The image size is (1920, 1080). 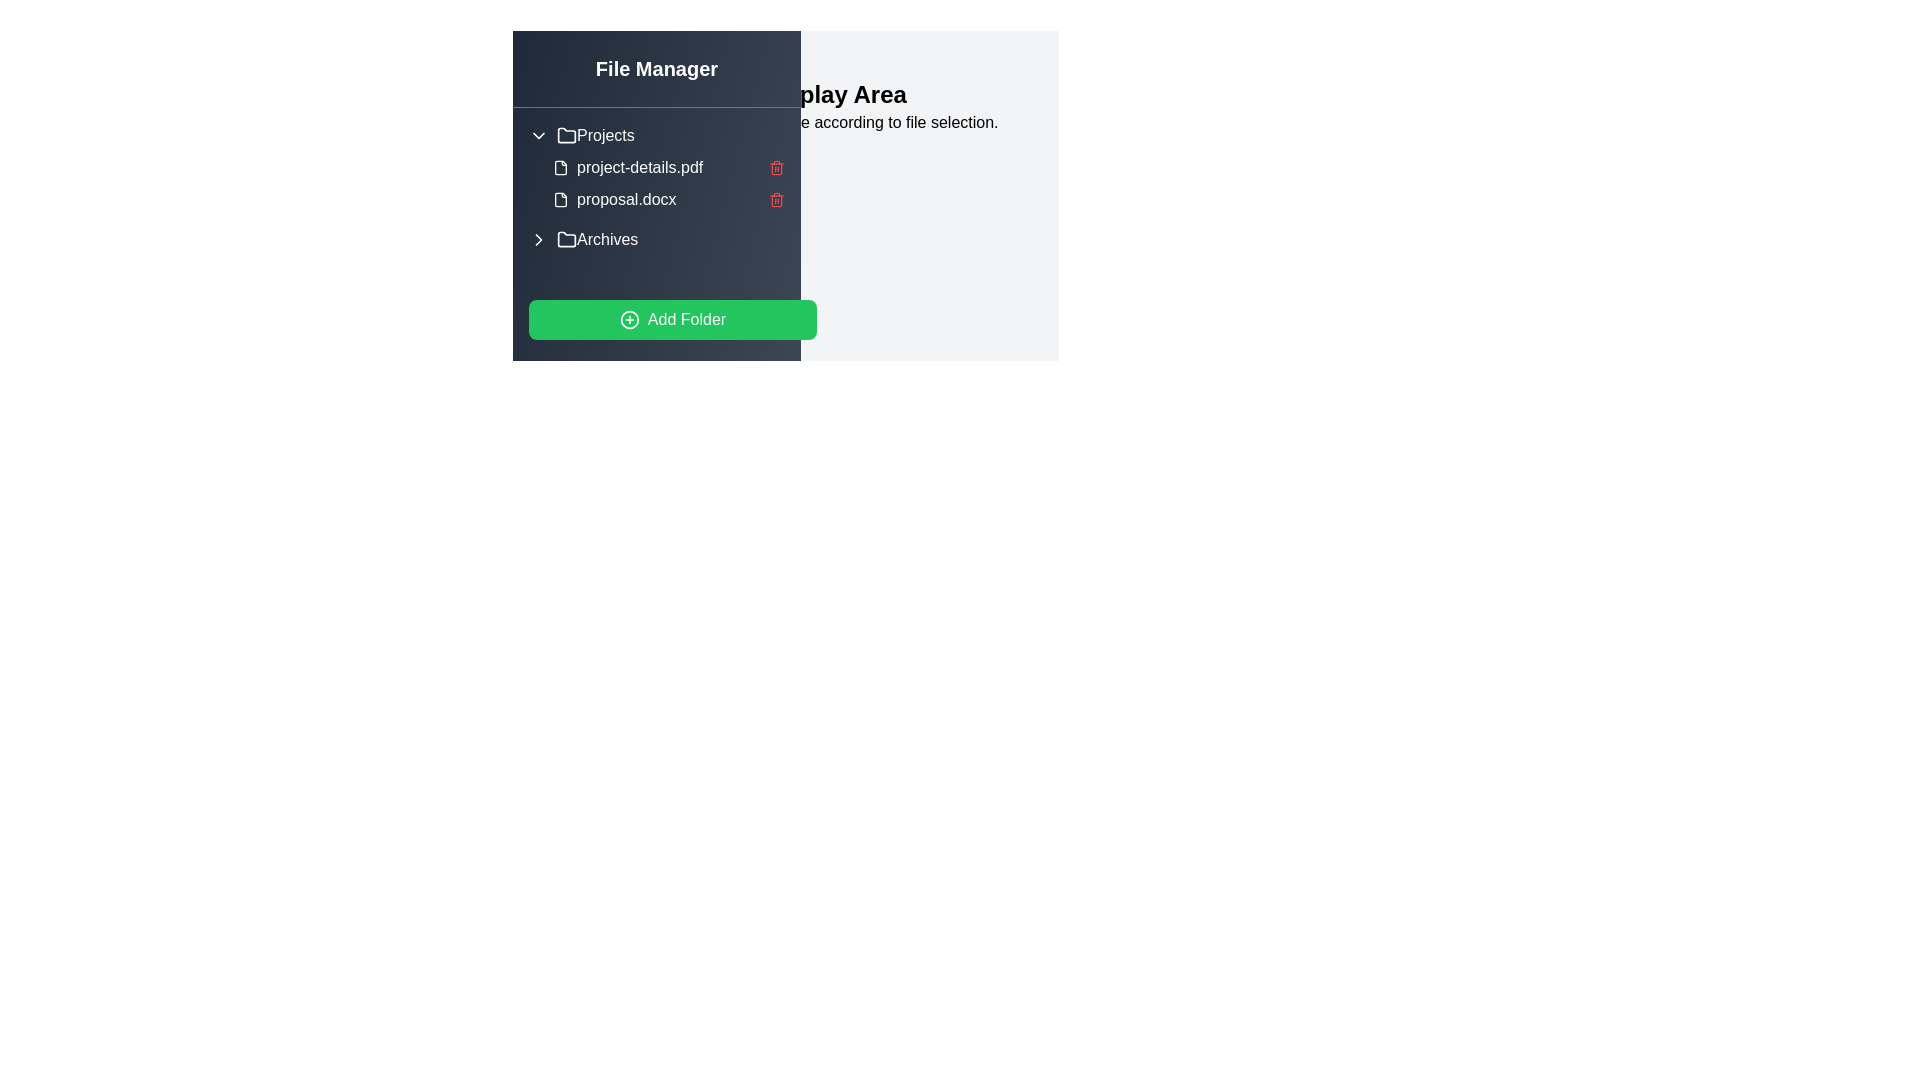 What do you see at coordinates (565, 135) in the screenshot?
I see `the folder icon located in the 'Projects' section of the 'File Manager' sidebar, adjacent to the 'Projects' label` at bounding box center [565, 135].